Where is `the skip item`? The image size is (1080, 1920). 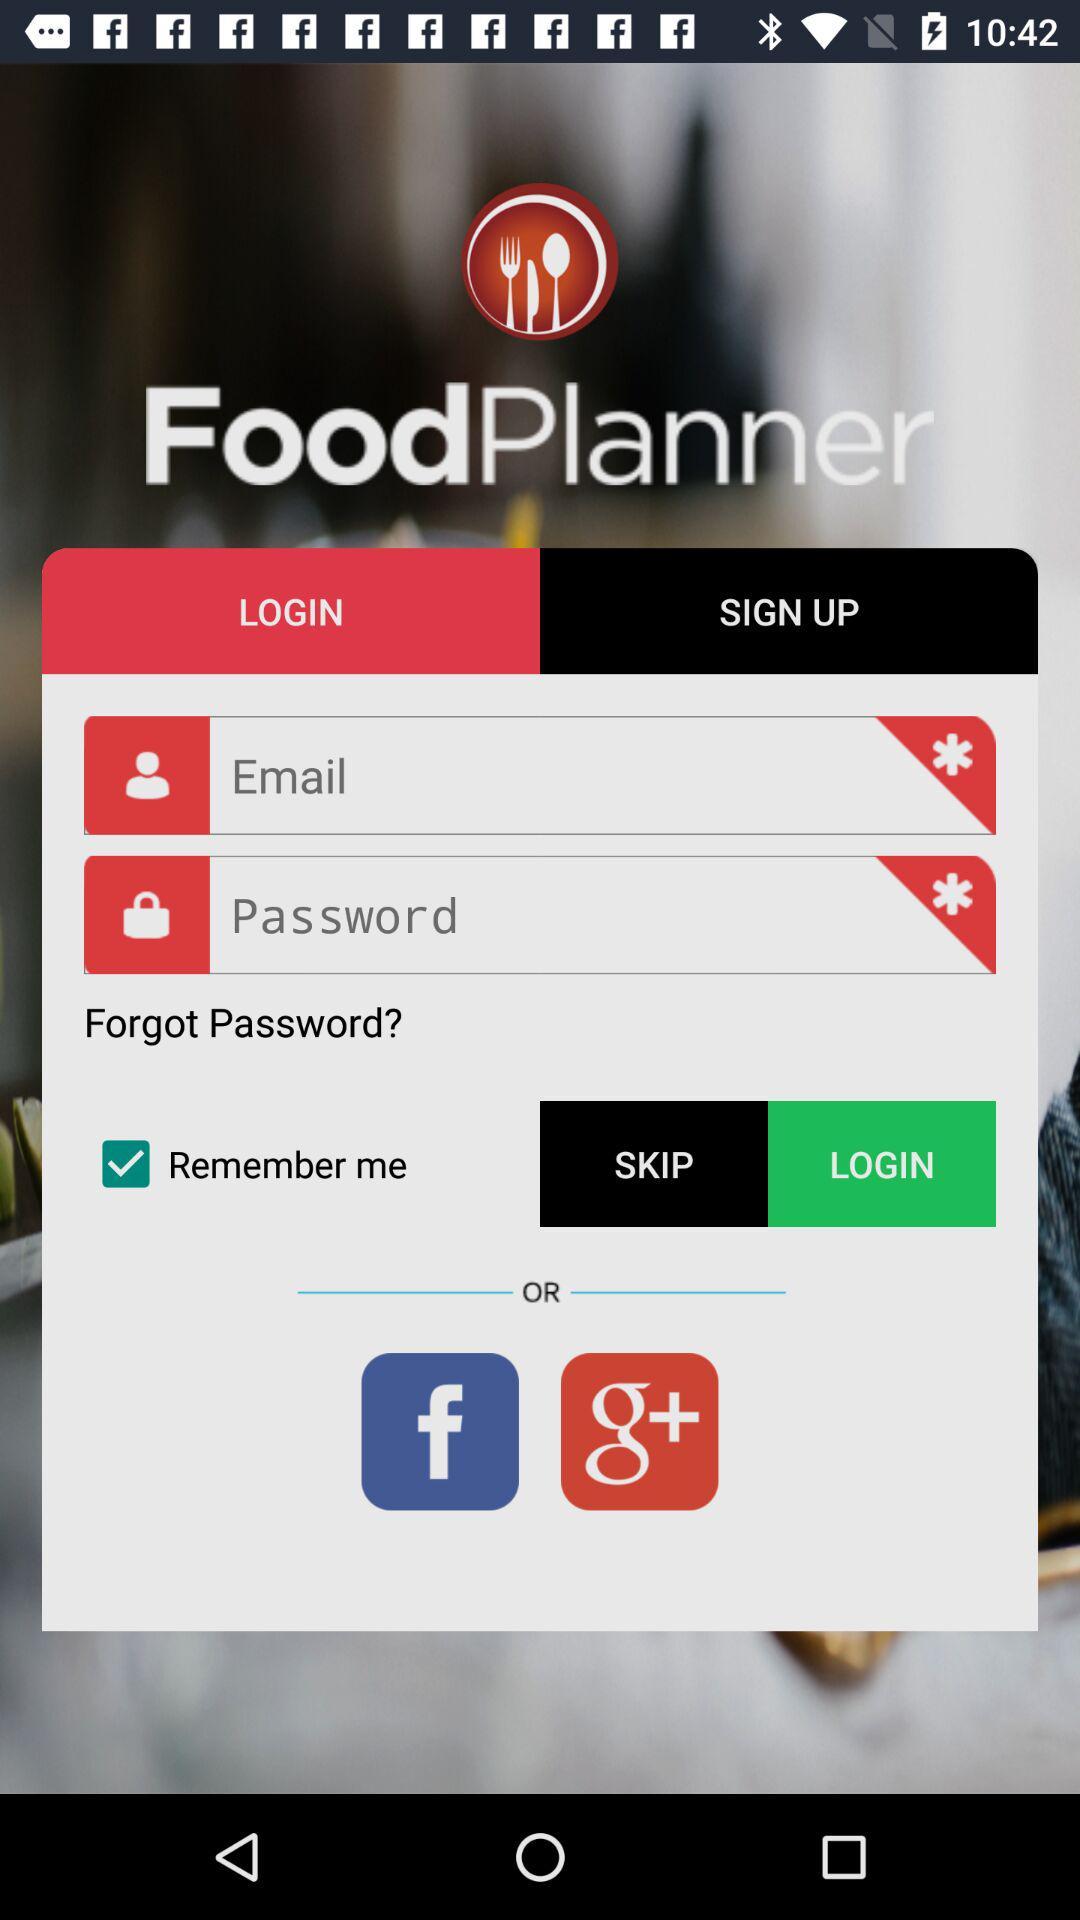 the skip item is located at coordinates (654, 1164).